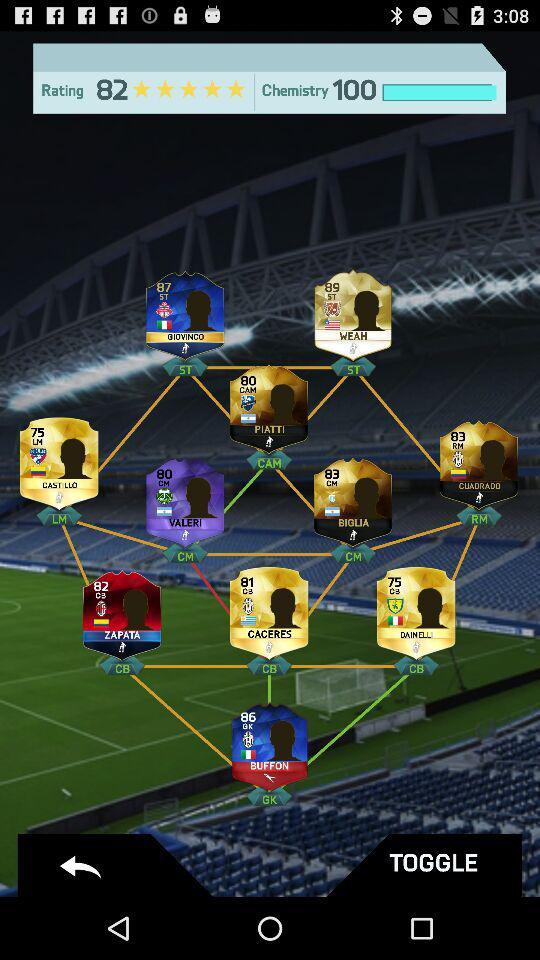 The height and width of the screenshot is (960, 540). I want to click on this player, so click(269, 739).